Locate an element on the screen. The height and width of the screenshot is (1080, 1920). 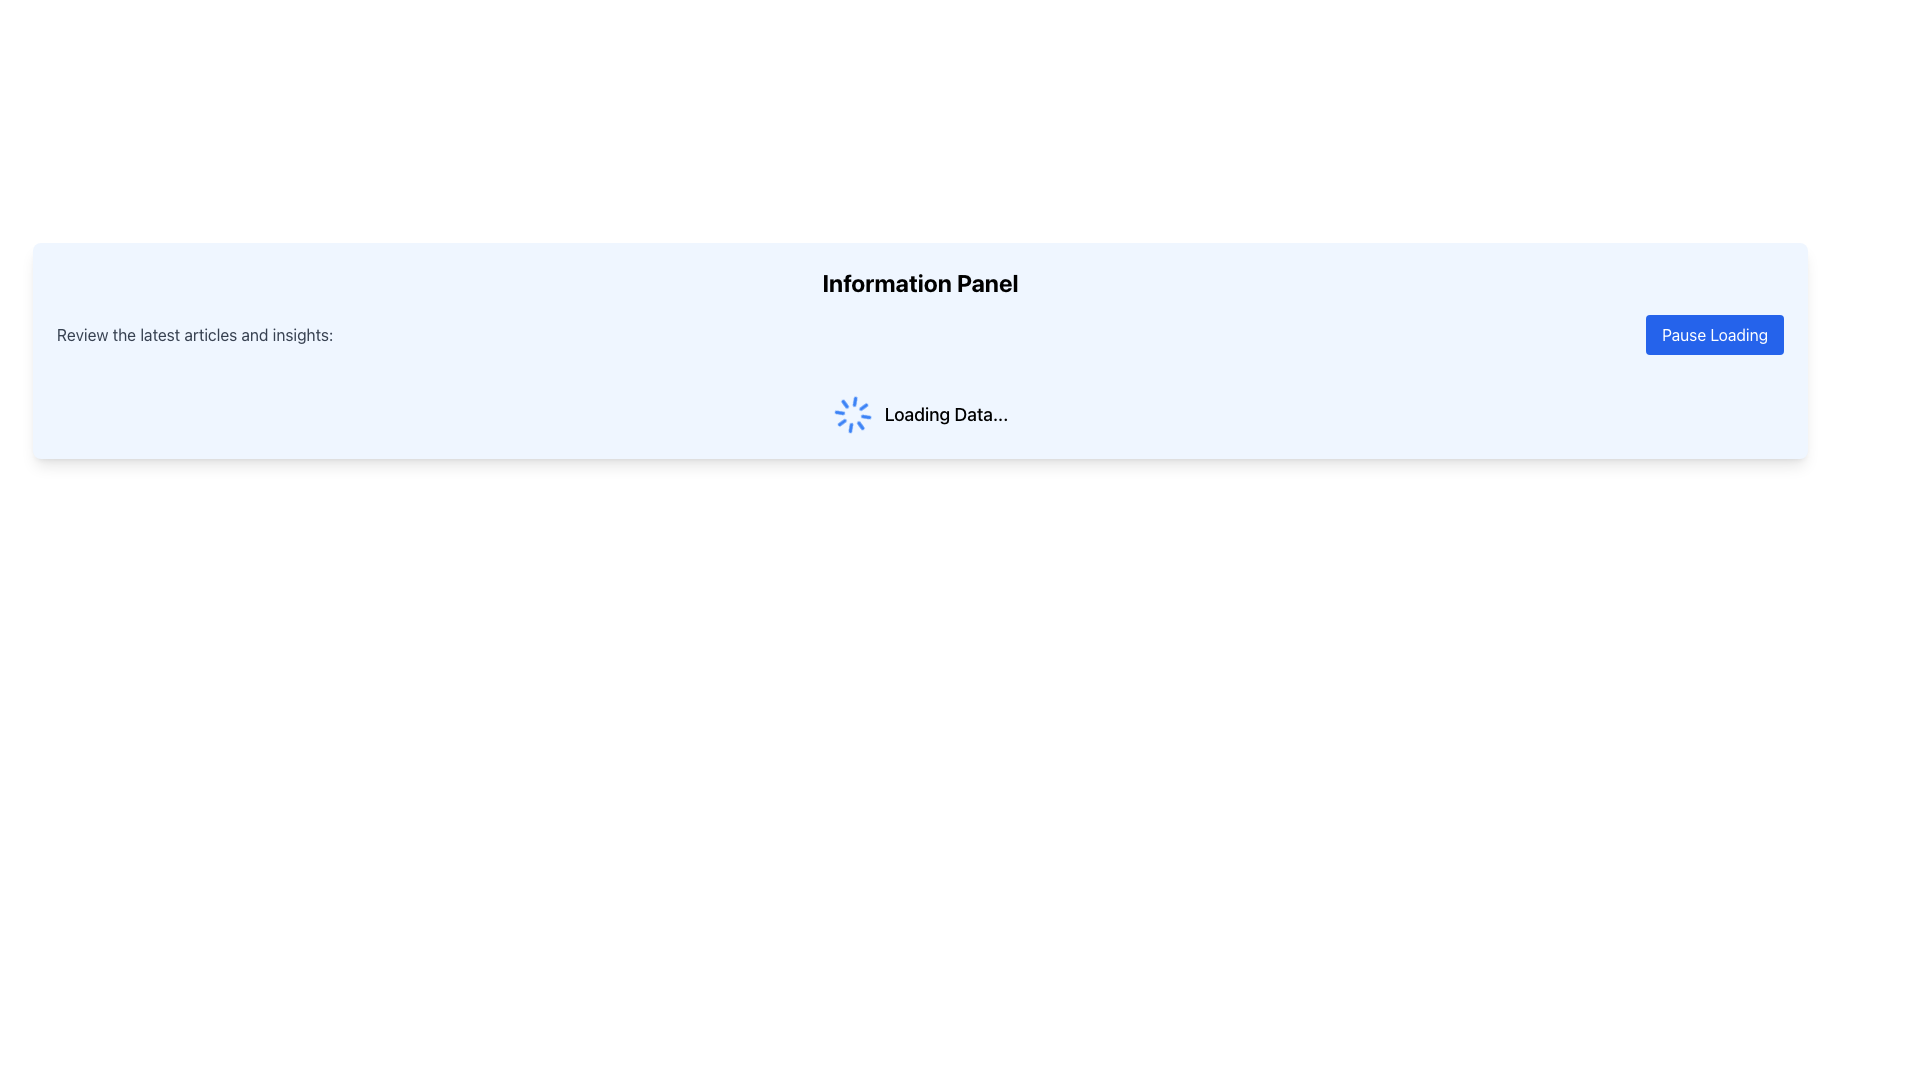
the text label displaying 'Loading Data...' which is positioned on a centered panel, to the right of a spinning loader icon is located at coordinates (945, 414).